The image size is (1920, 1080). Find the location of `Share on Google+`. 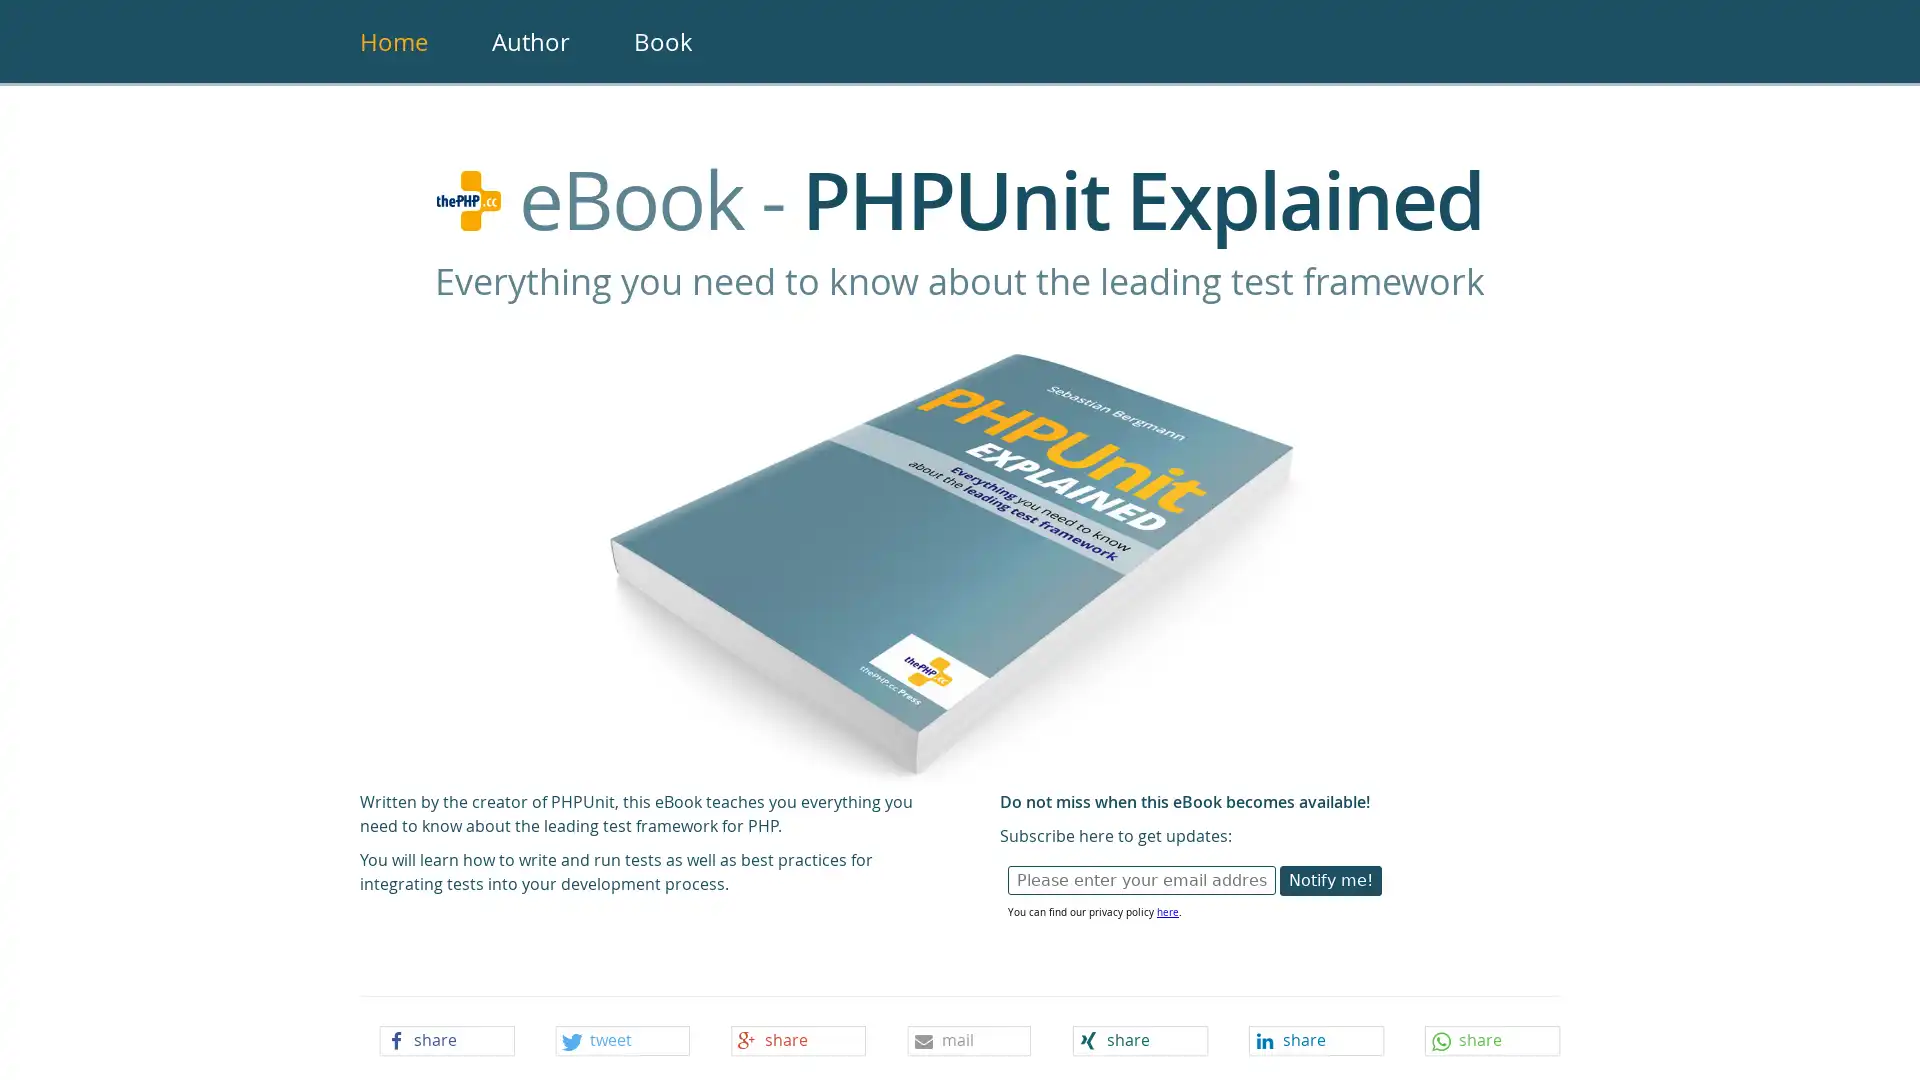

Share on Google+ is located at coordinates (797, 1040).